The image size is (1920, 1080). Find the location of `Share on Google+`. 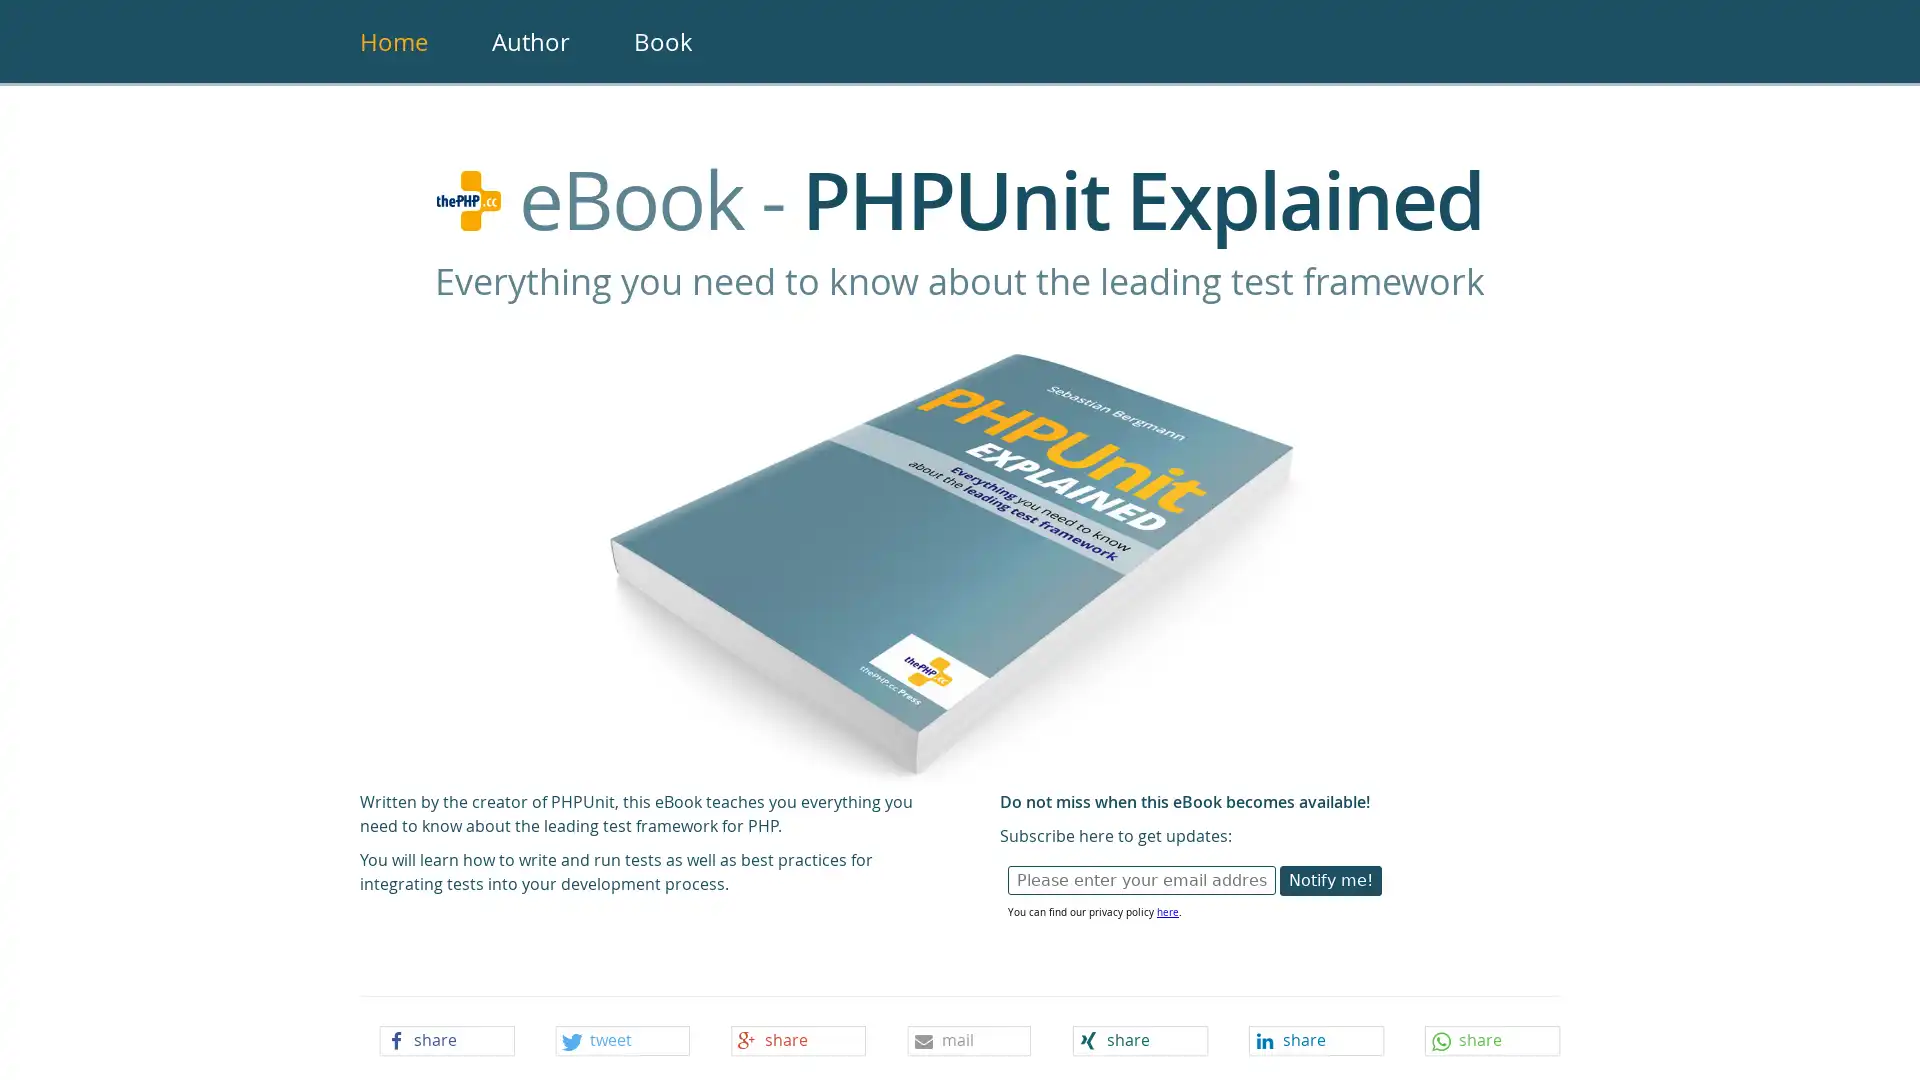

Share on Google+ is located at coordinates (797, 1040).